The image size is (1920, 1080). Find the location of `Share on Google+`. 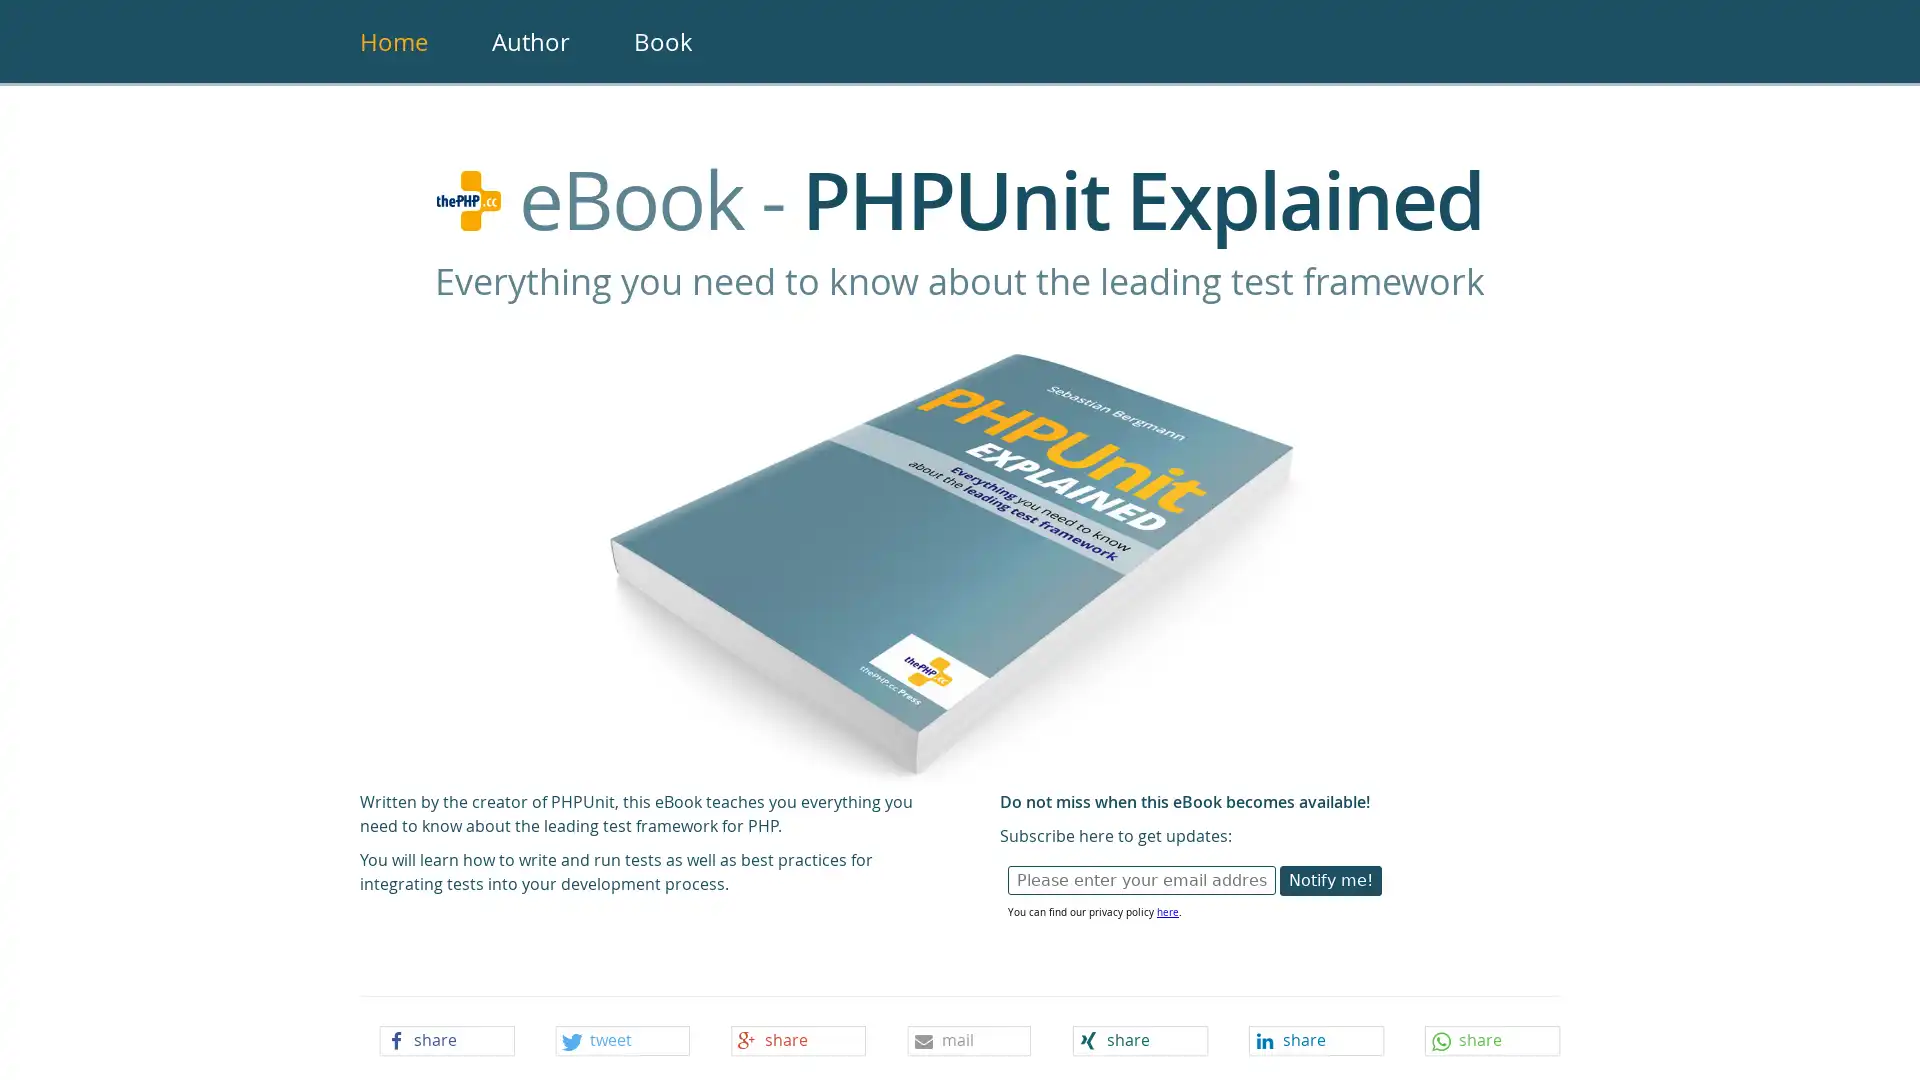

Share on Google+ is located at coordinates (797, 1040).